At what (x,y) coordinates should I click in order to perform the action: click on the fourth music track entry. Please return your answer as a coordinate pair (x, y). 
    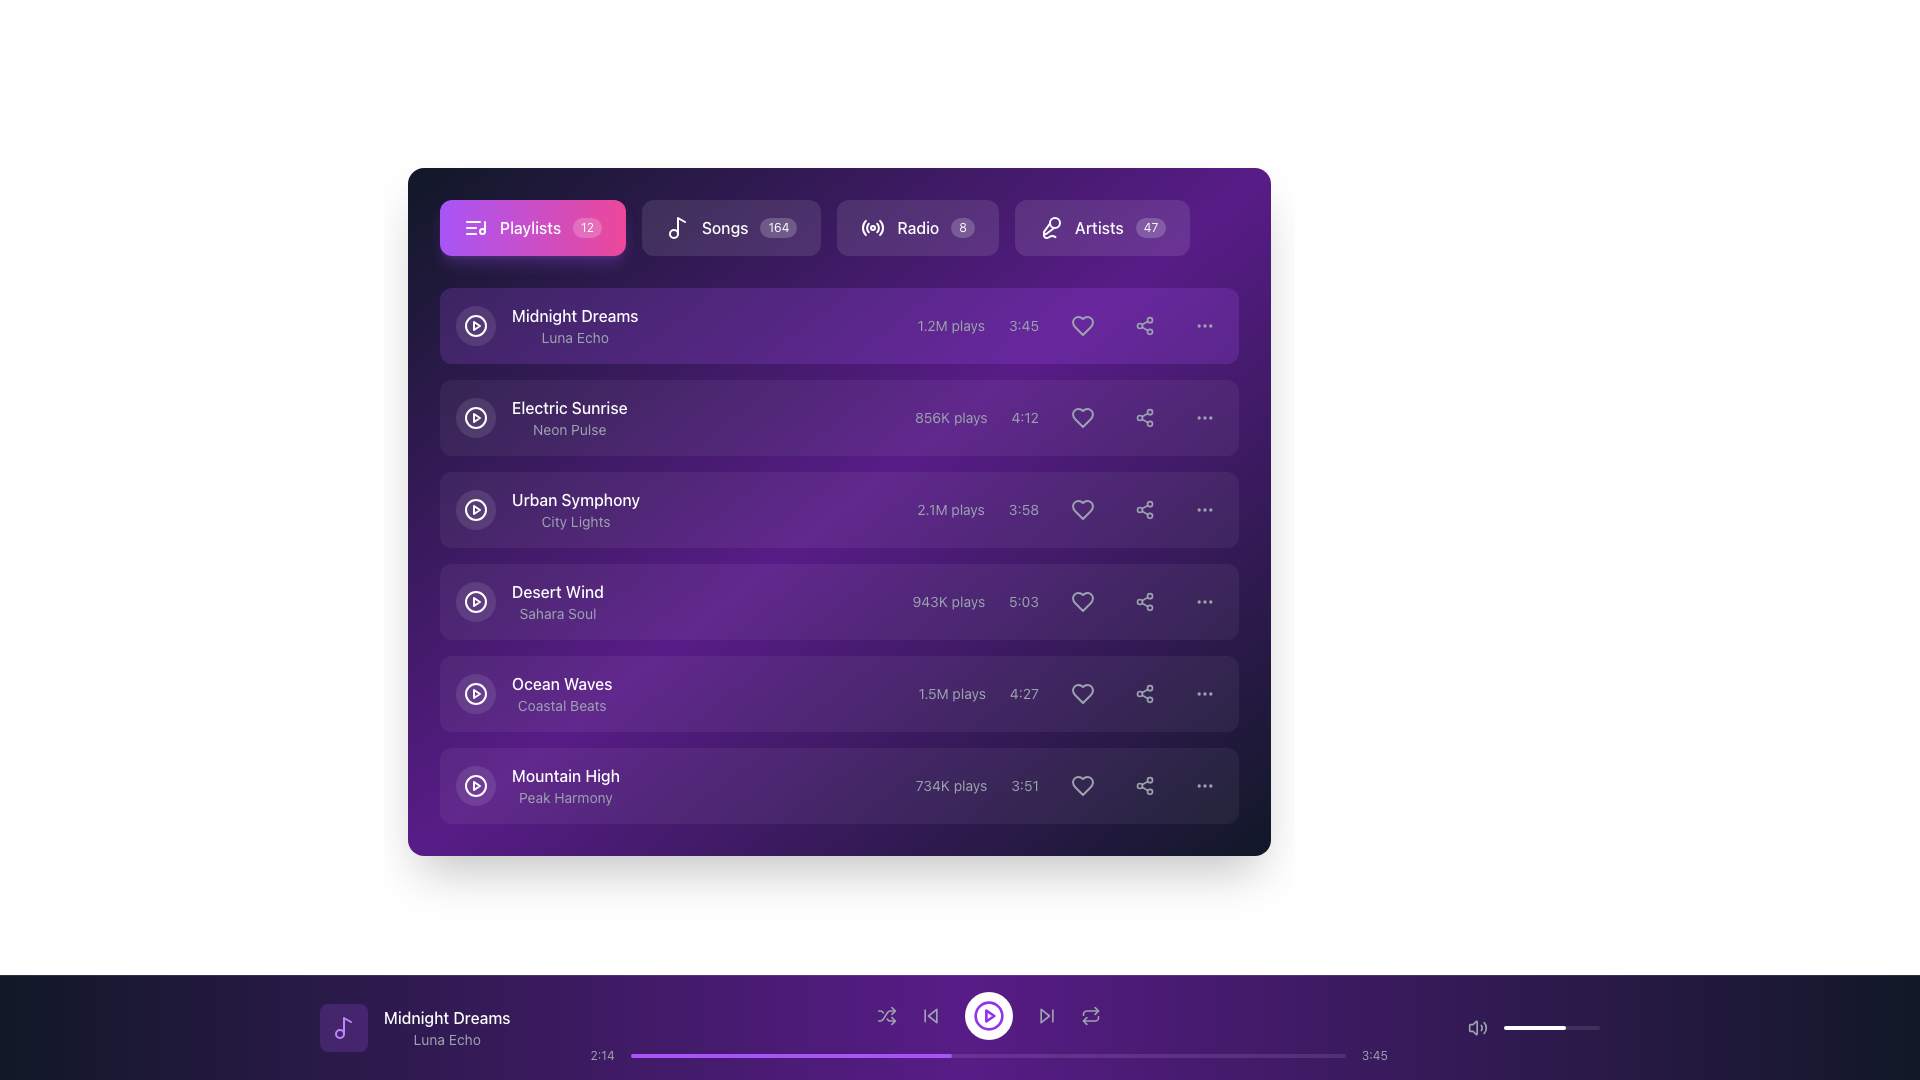
    Looking at the image, I should click on (839, 600).